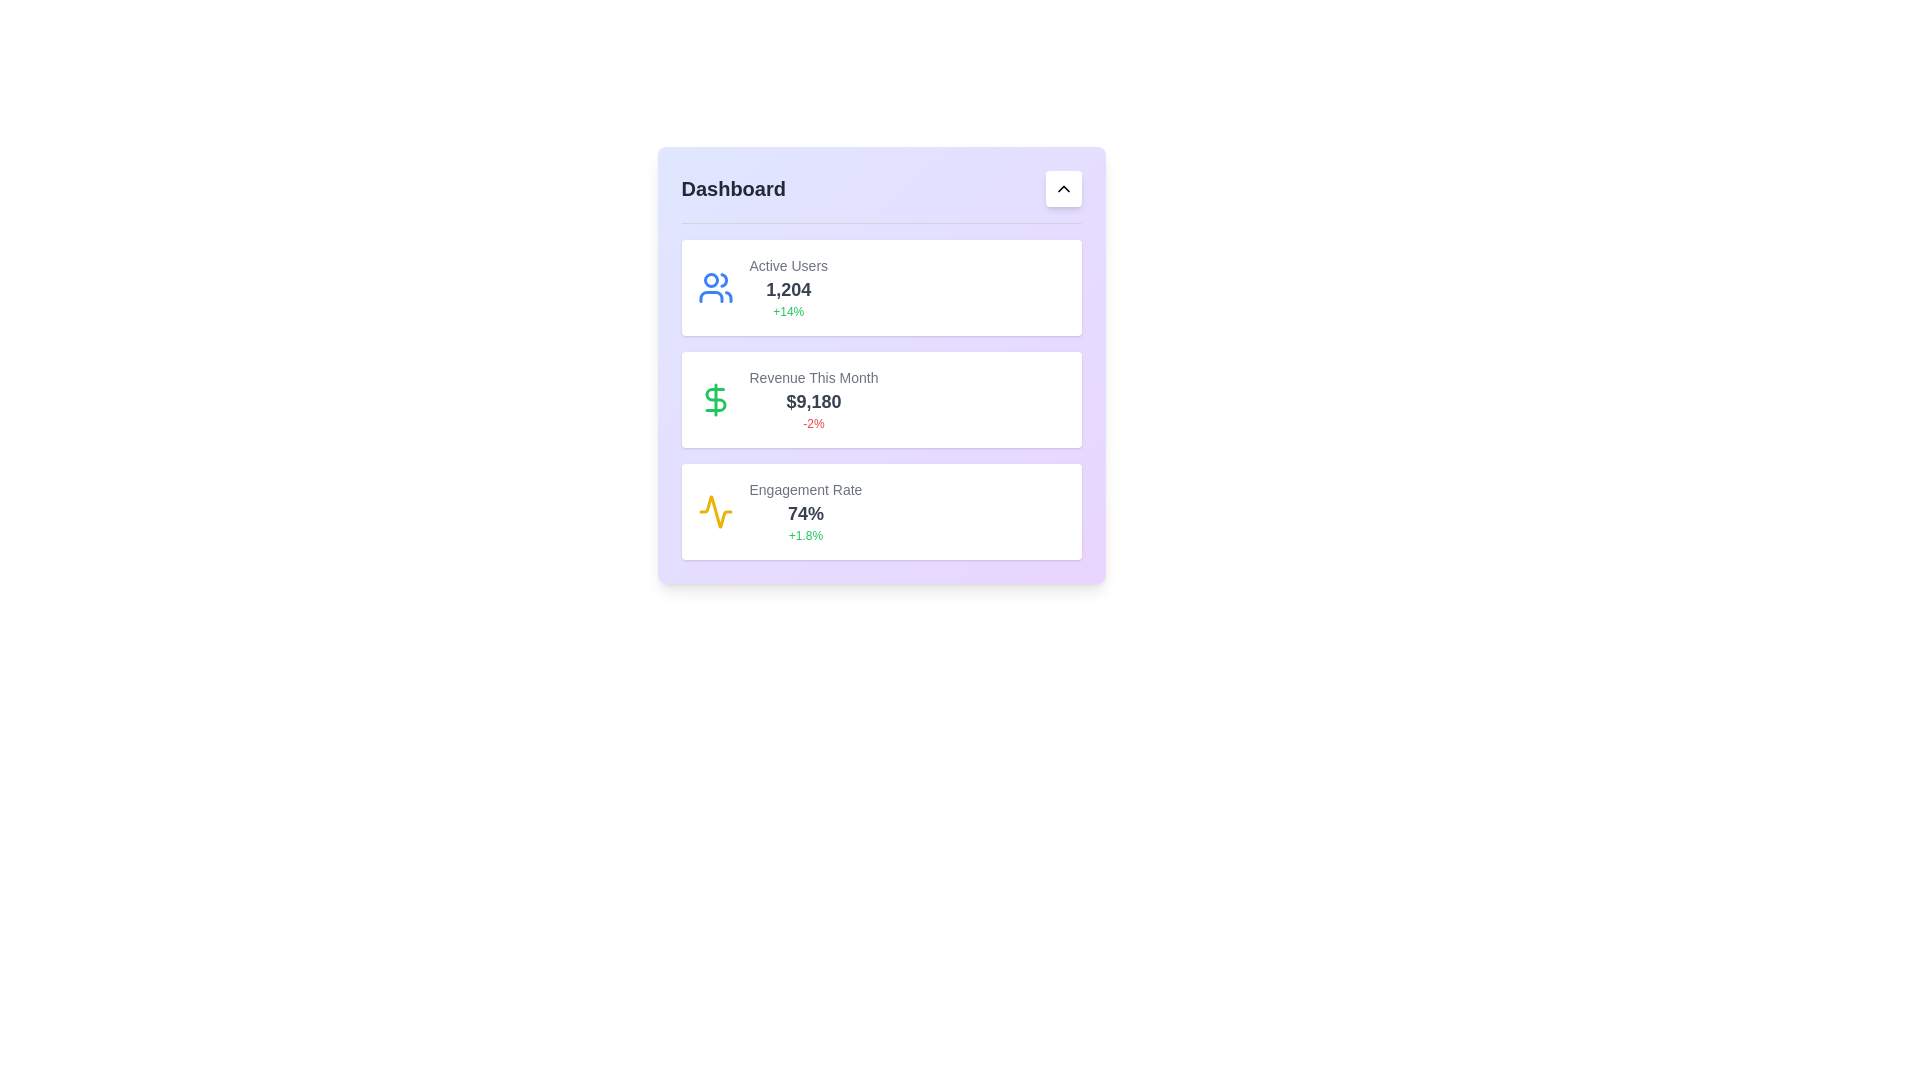  Describe the element at coordinates (813, 401) in the screenshot. I see `monetary value displayed as '$9,180' from the central text label within the 'Revenue This Month' card` at that location.